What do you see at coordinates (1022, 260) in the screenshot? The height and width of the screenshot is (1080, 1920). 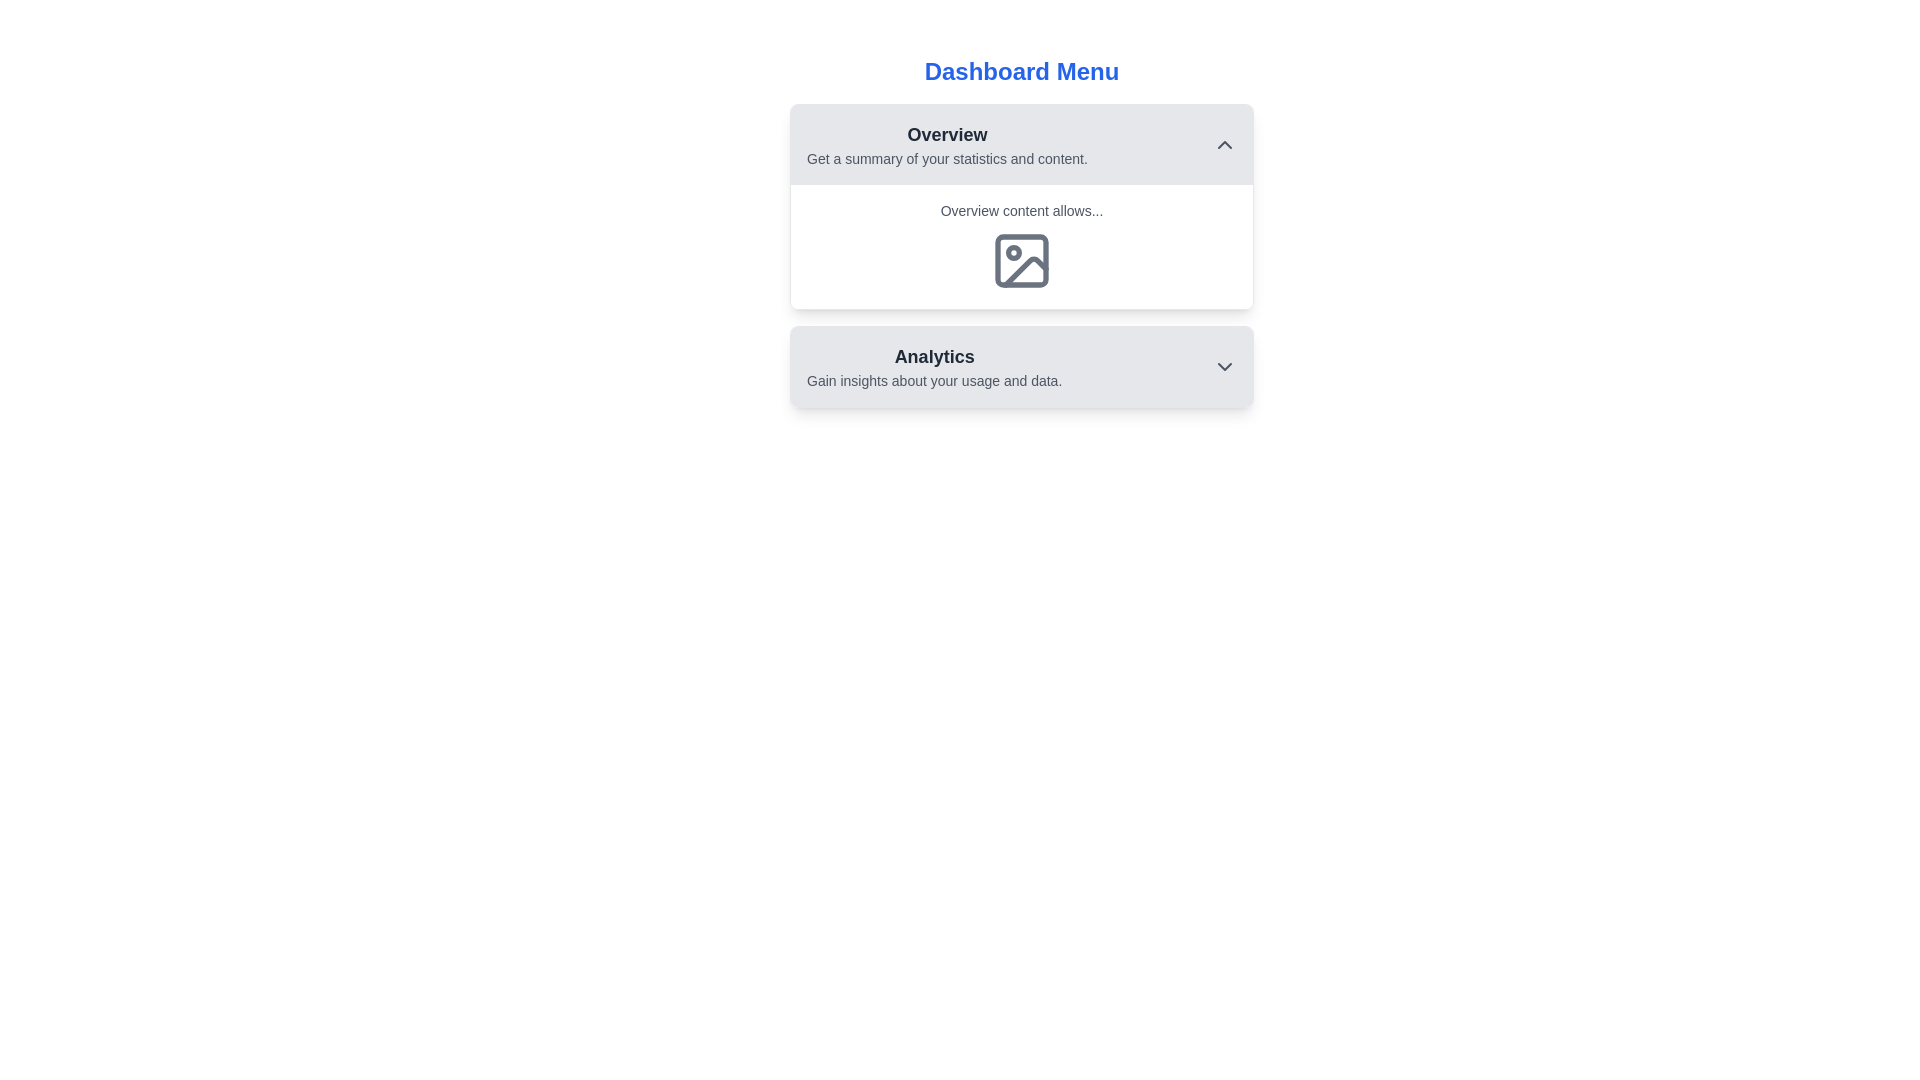 I see `the Rounded Rectangle SVG component representing an image icon, located centrally within the second section of the 'Overview' card in the 'Dashboard Menu'` at bounding box center [1022, 260].